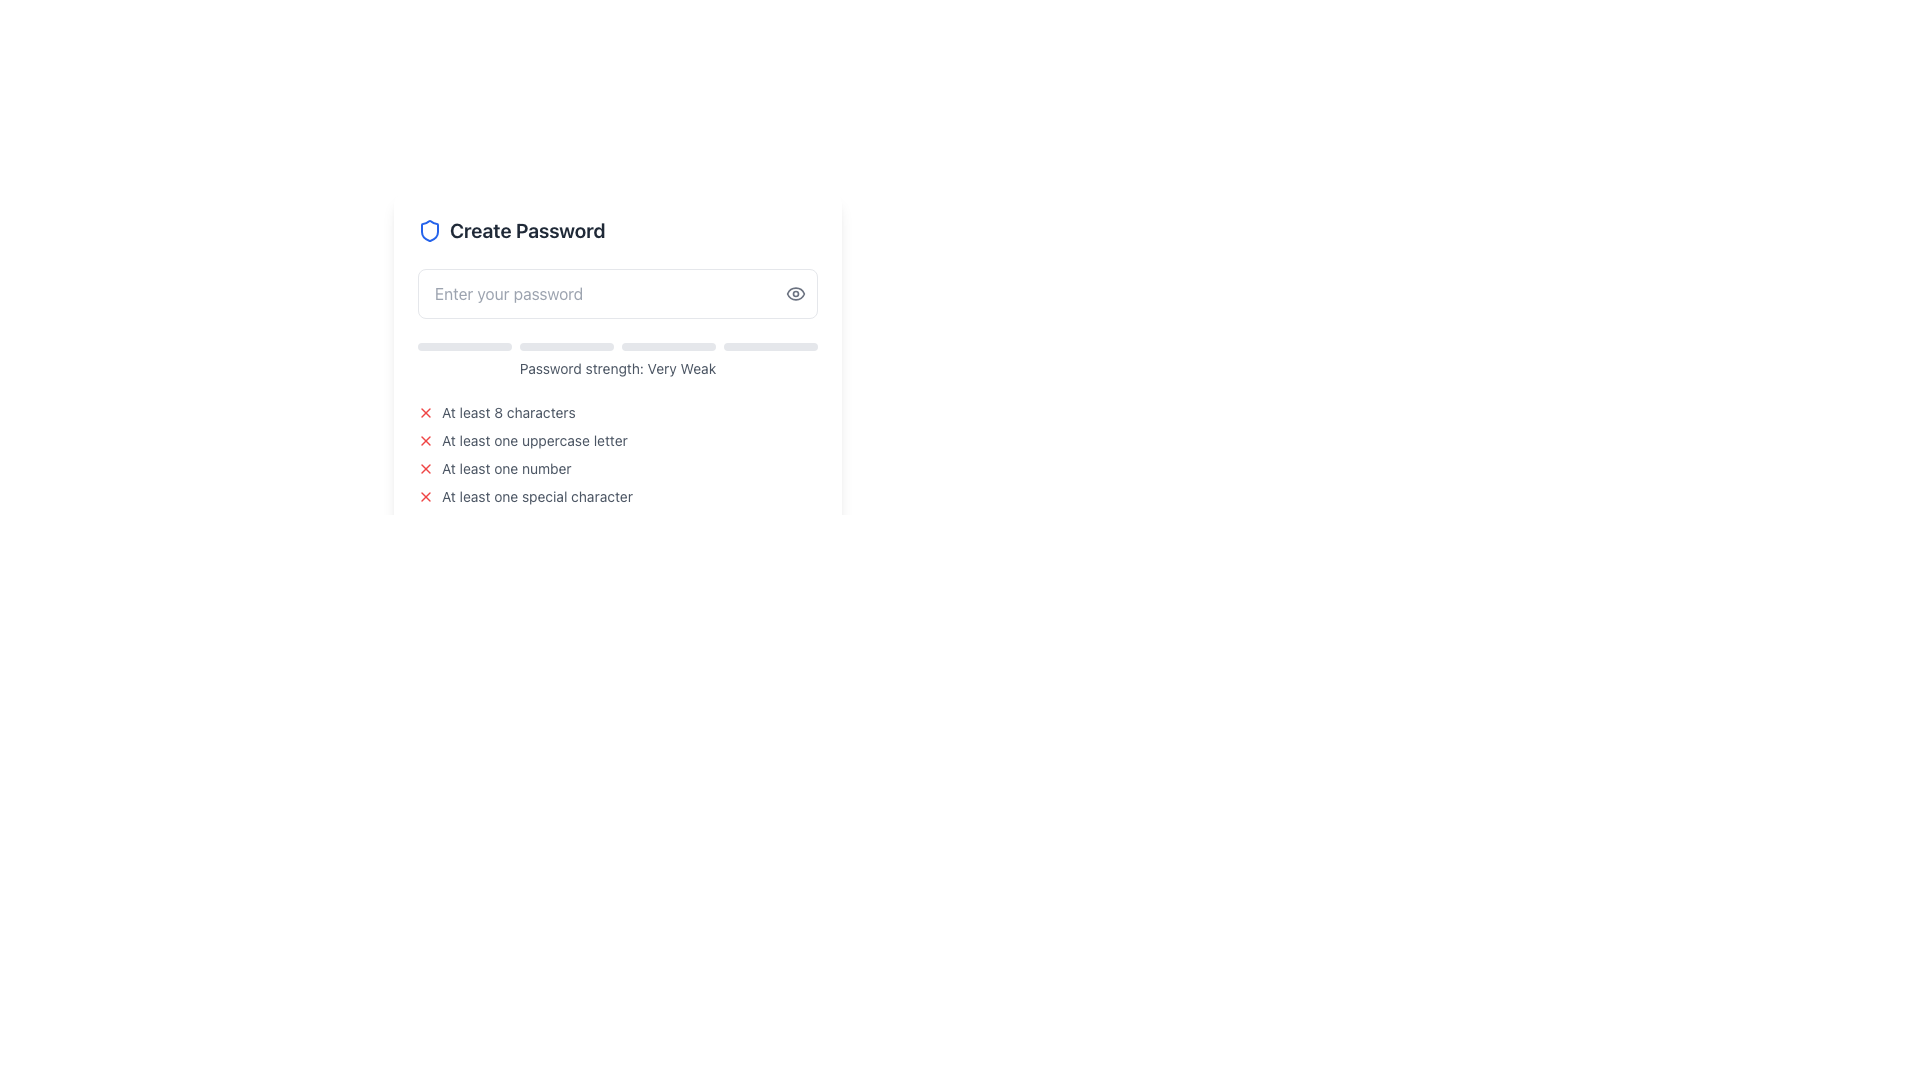 The width and height of the screenshot is (1920, 1080). What do you see at coordinates (429, 230) in the screenshot?
I see `the shield-shaped icon located within the SVG element at the top-left corner of the 'Create Password' section, to the left of the heading text 'Create Password'` at bounding box center [429, 230].